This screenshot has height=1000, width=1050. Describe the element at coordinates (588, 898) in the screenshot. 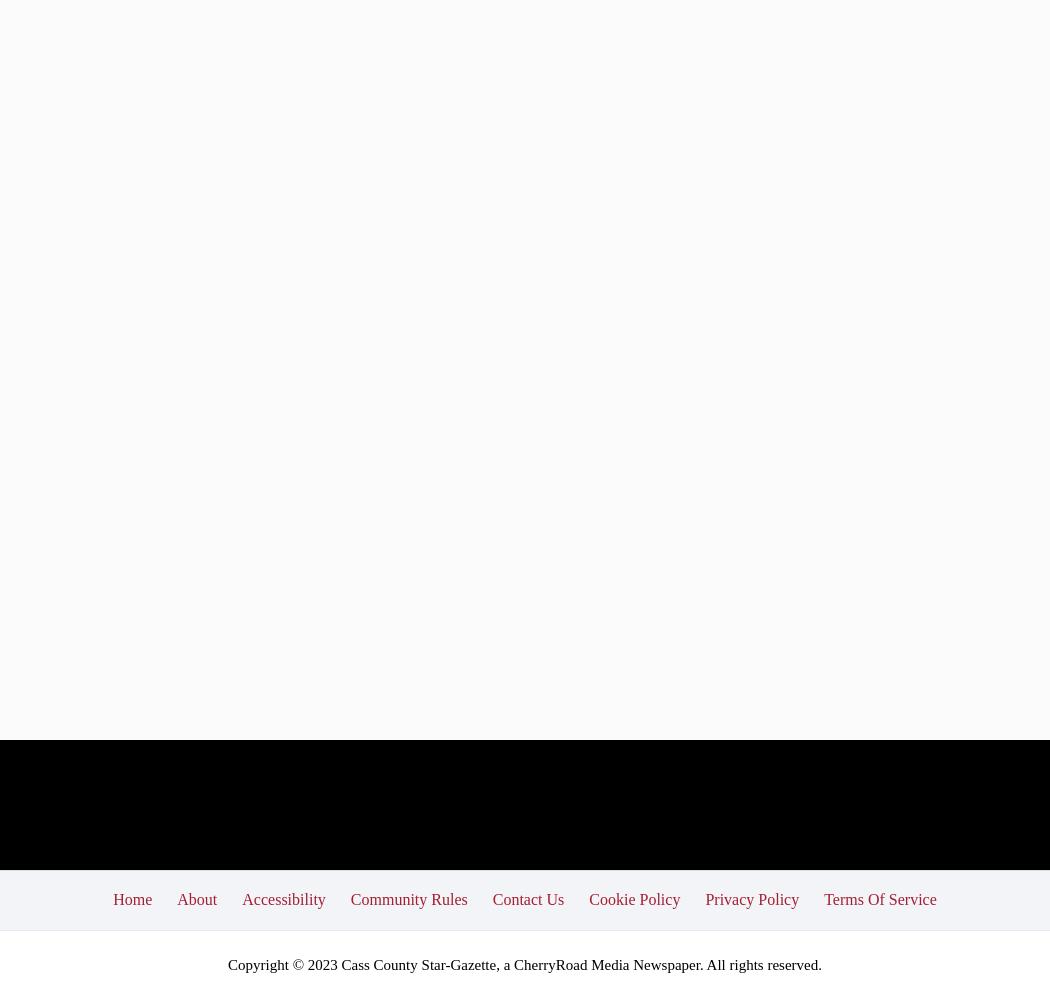

I see `'Cookie Policy'` at that location.